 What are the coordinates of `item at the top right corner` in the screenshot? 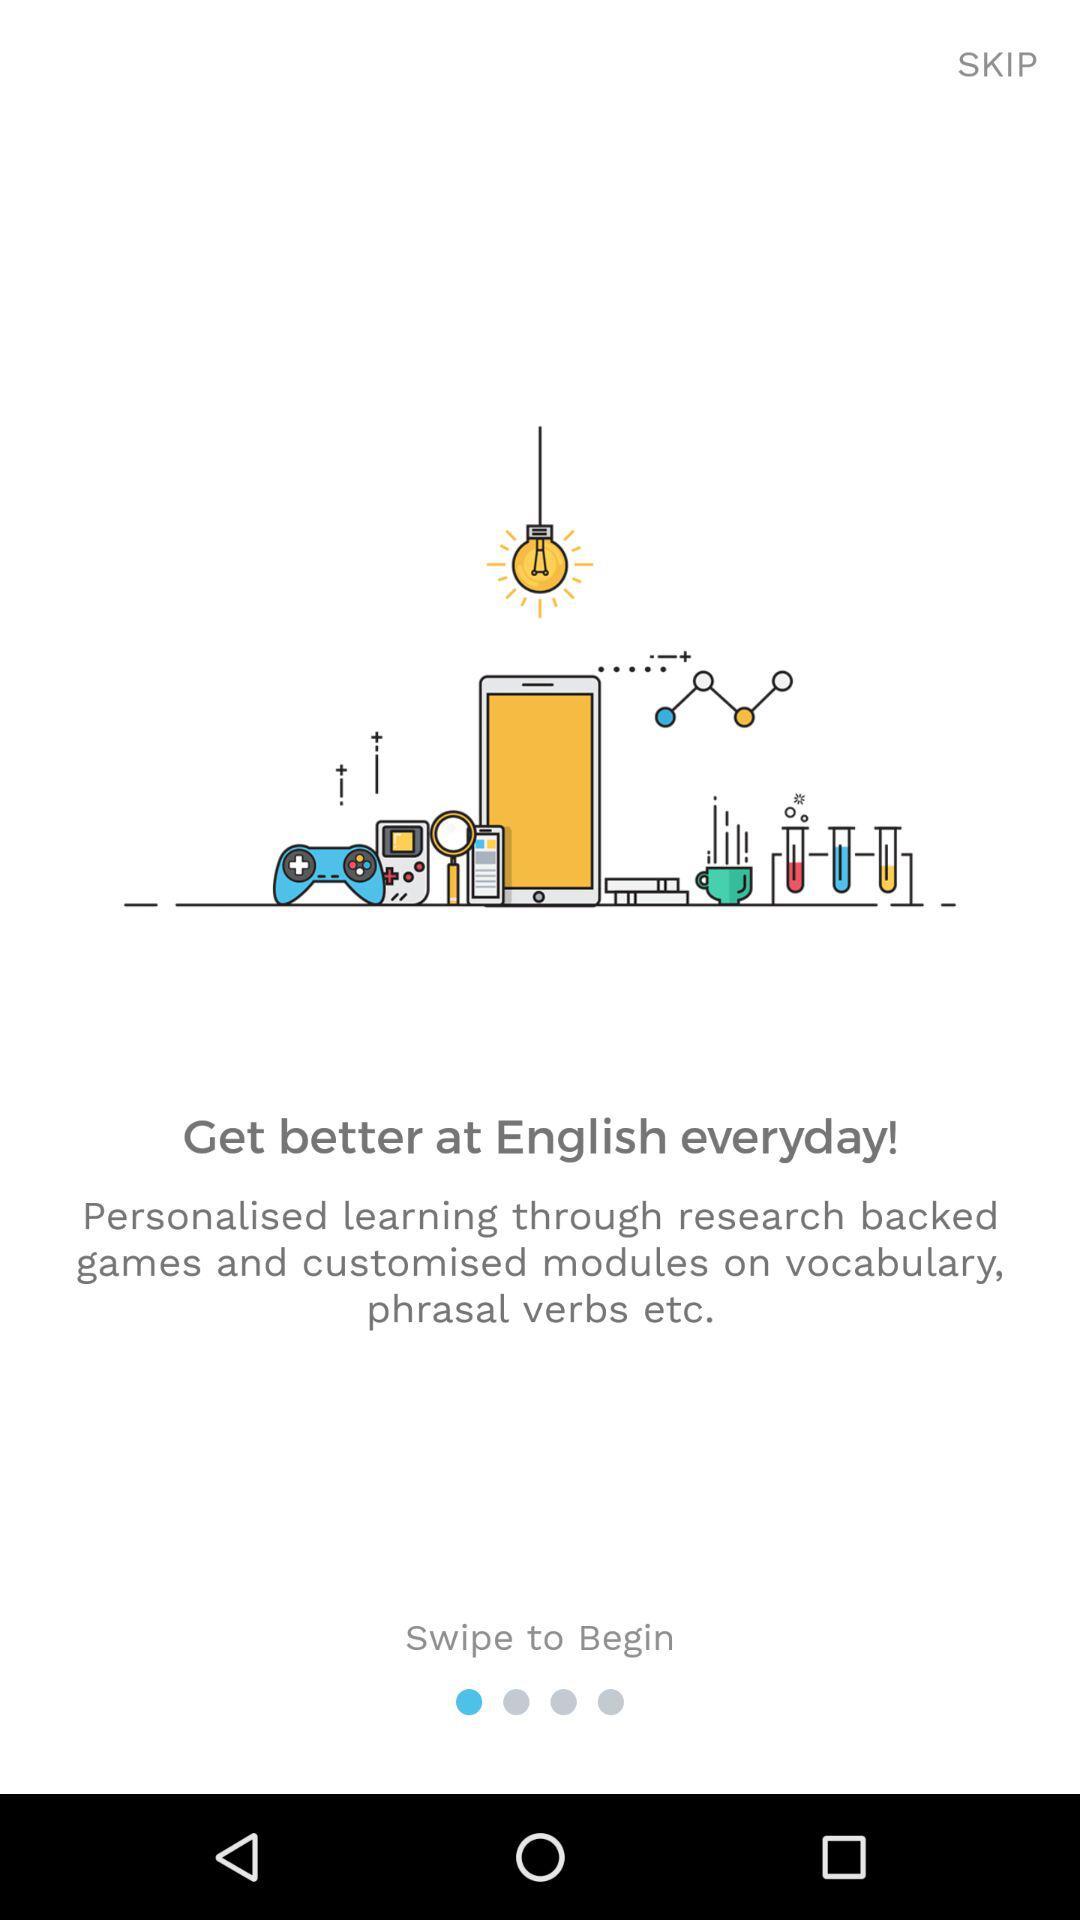 It's located at (997, 65).